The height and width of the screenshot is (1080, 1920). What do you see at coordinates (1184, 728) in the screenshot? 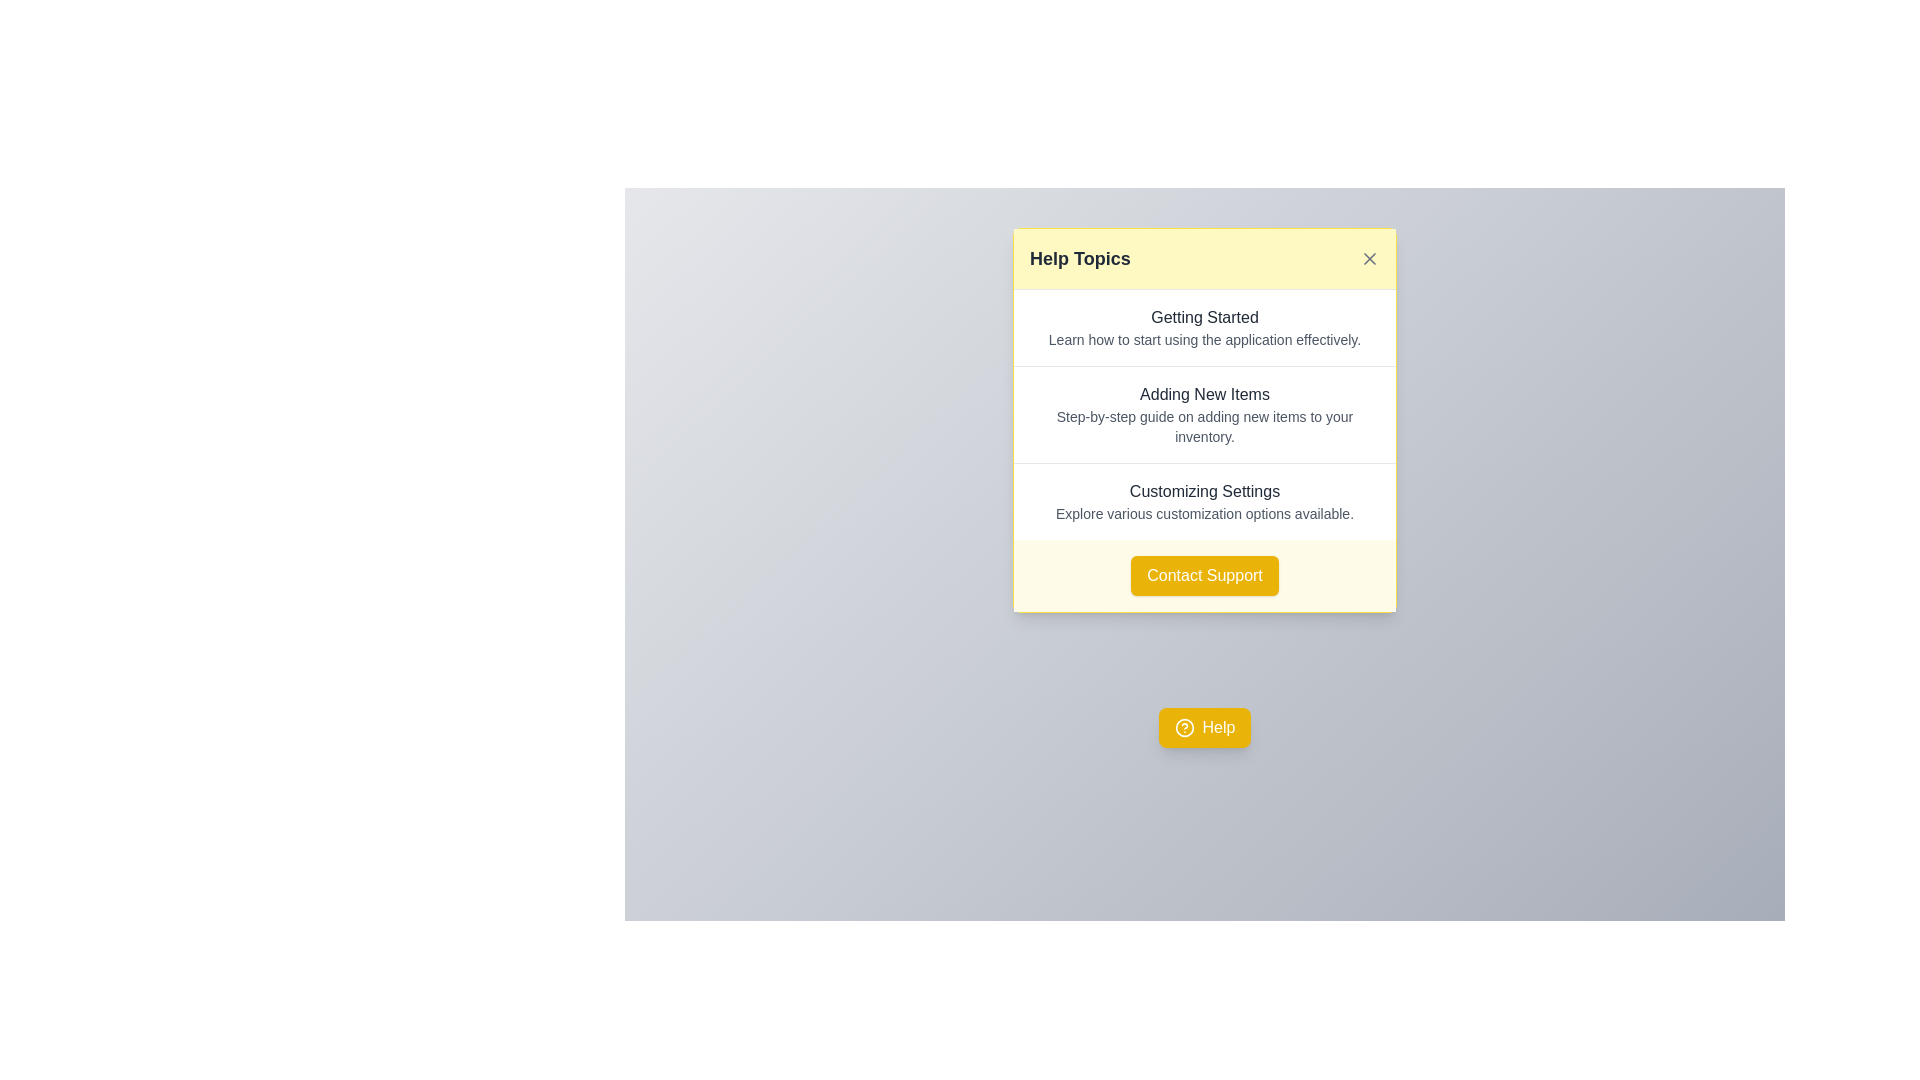
I see `the circle icon with a question mark inside, located` at bounding box center [1184, 728].